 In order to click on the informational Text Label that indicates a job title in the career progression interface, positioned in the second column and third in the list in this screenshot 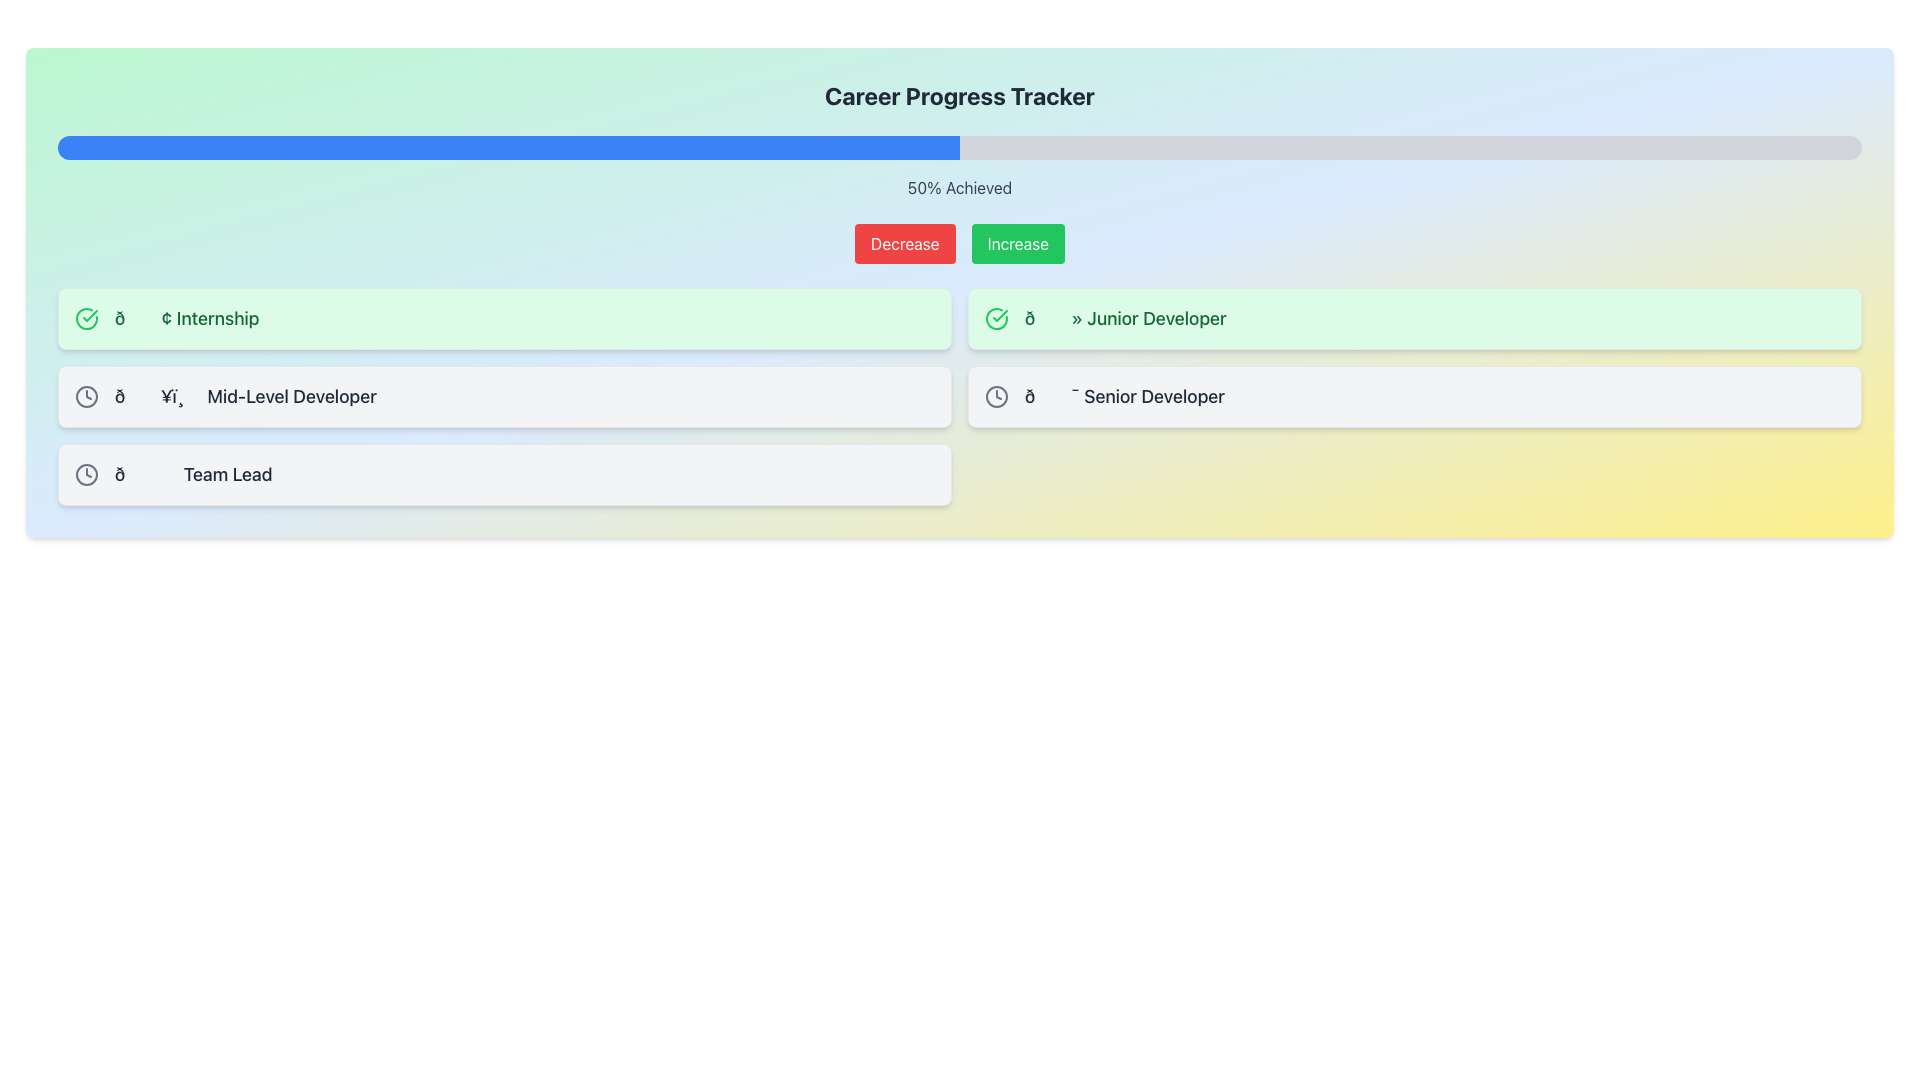, I will do `click(1124, 397)`.